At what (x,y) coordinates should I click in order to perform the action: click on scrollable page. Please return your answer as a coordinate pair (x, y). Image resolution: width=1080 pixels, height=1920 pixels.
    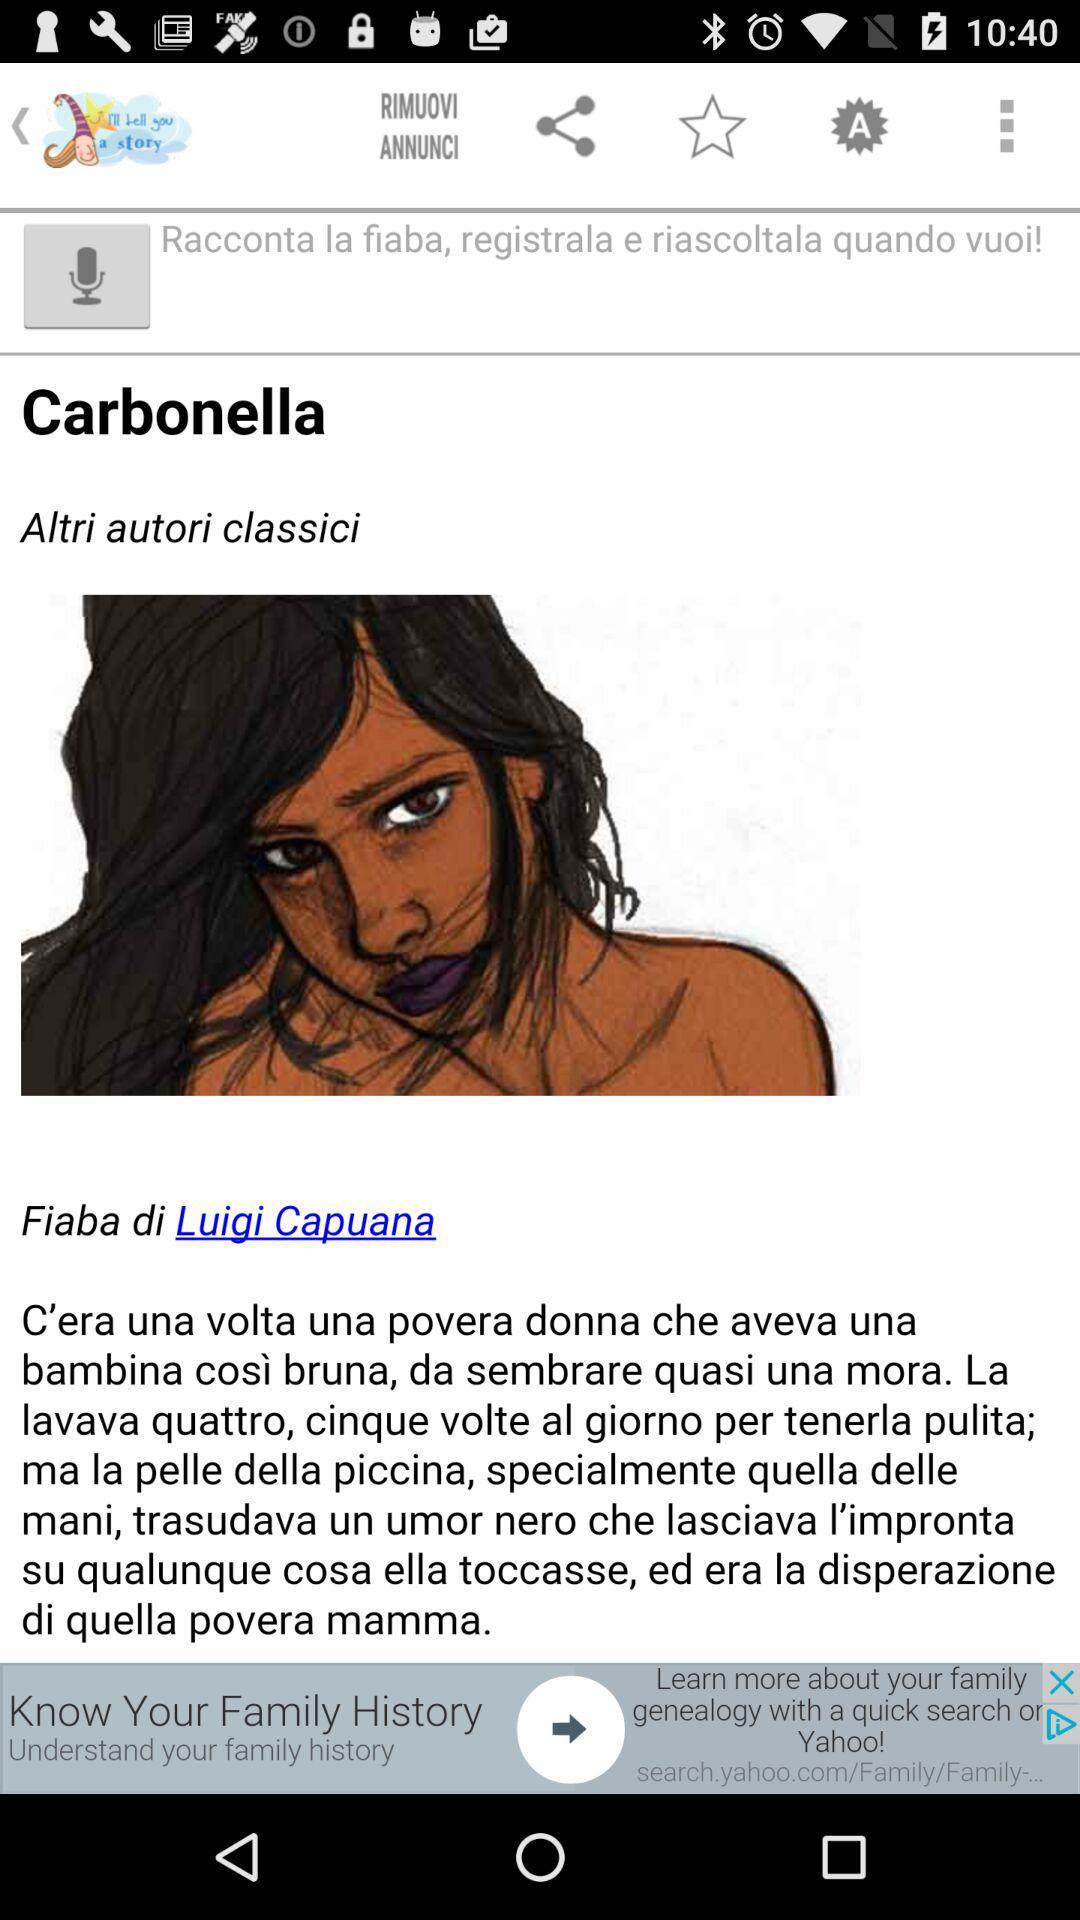
    Looking at the image, I should click on (540, 1009).